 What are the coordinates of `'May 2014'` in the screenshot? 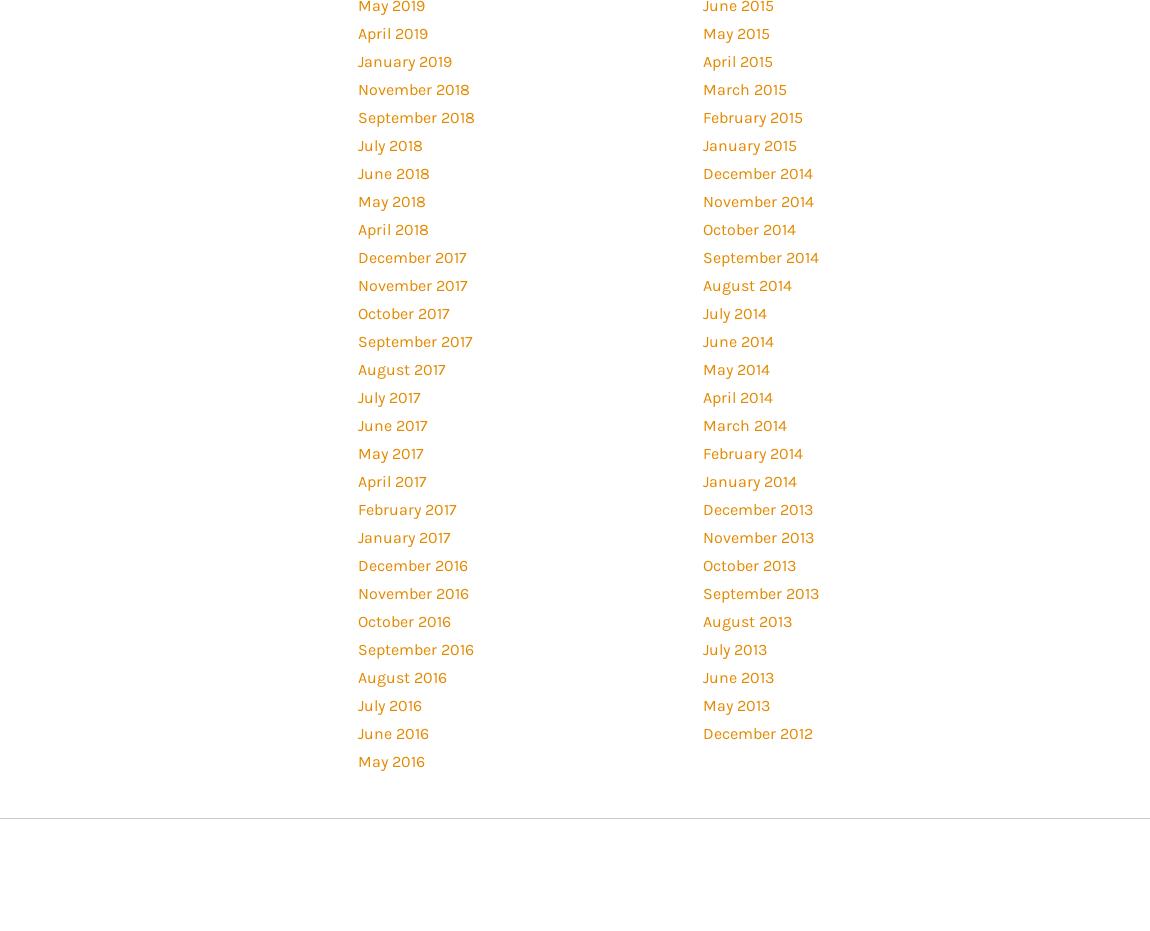 It's located at (700, 368).